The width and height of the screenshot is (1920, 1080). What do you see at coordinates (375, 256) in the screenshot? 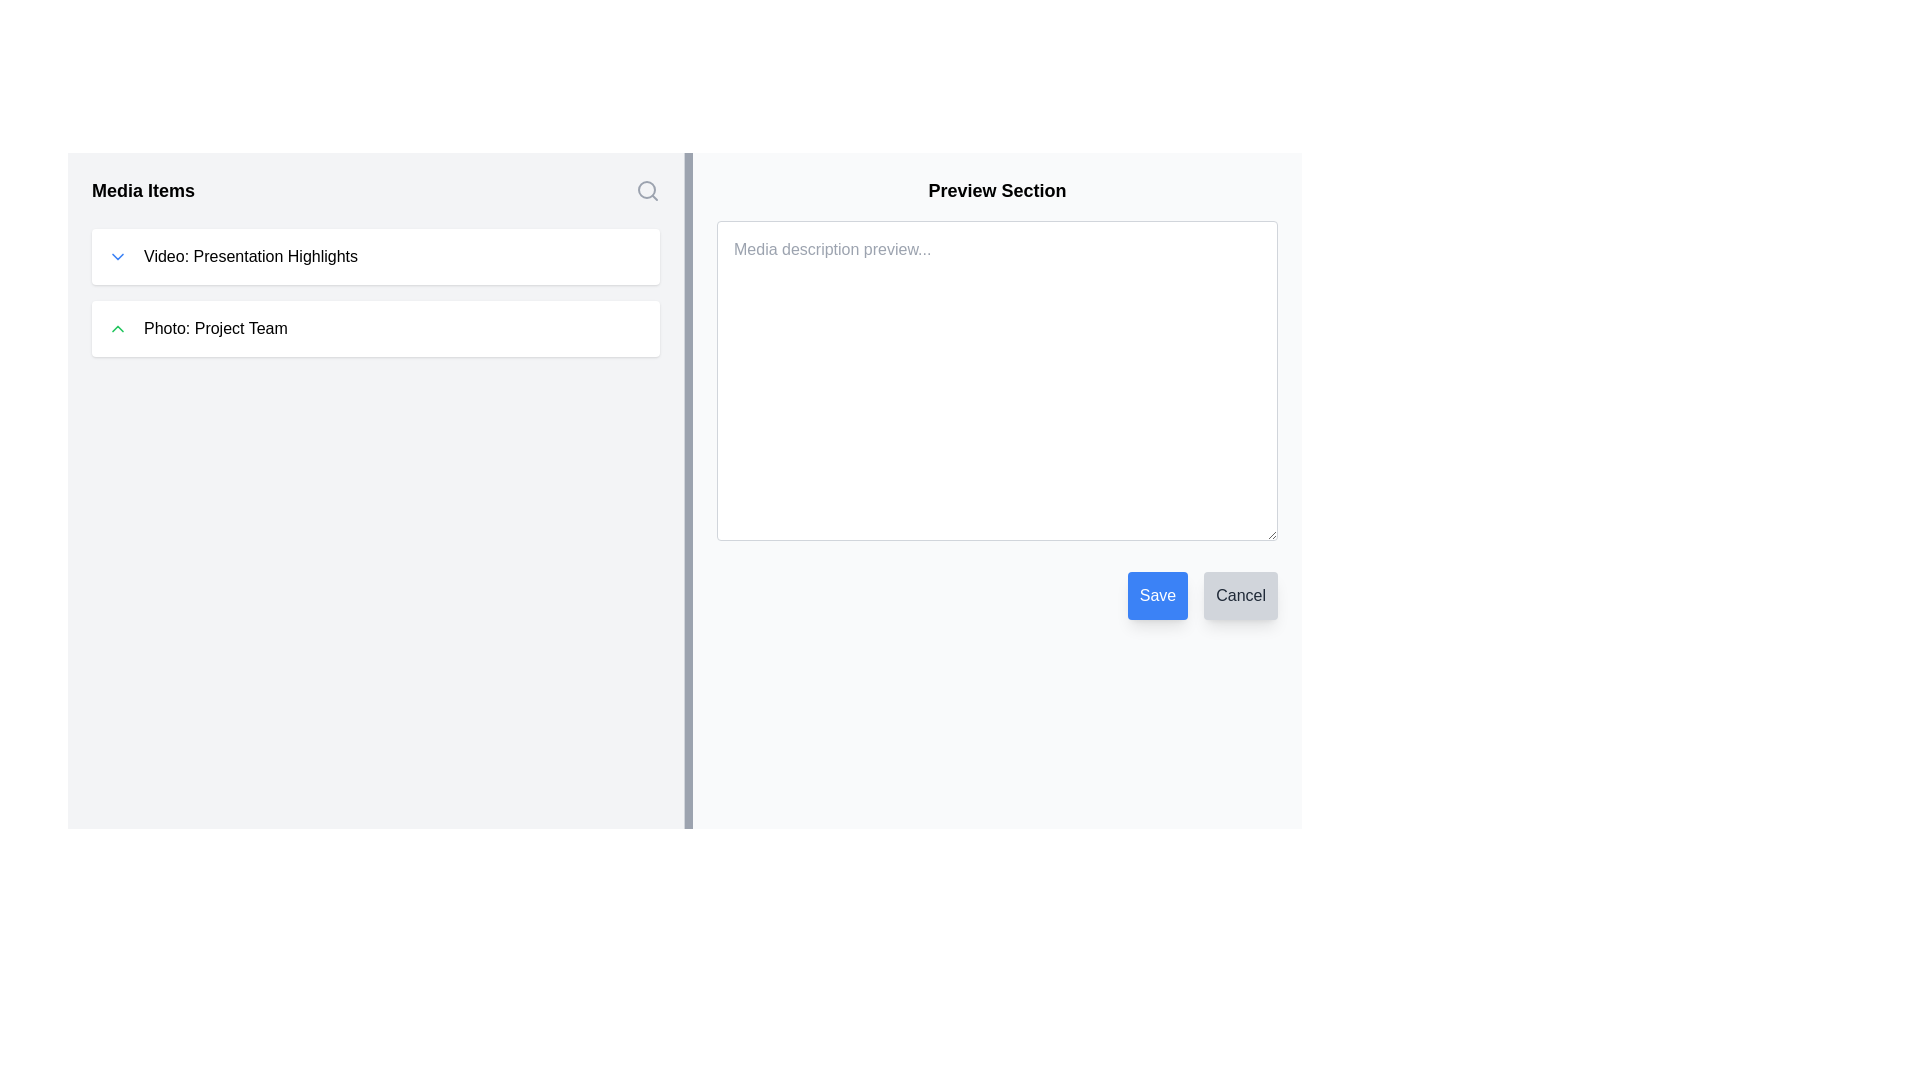
I see `the collapsible entry for the media item titled 'Video: Presentation Highlights' to expand and access additional options or details` at bounding box center [375, 256].